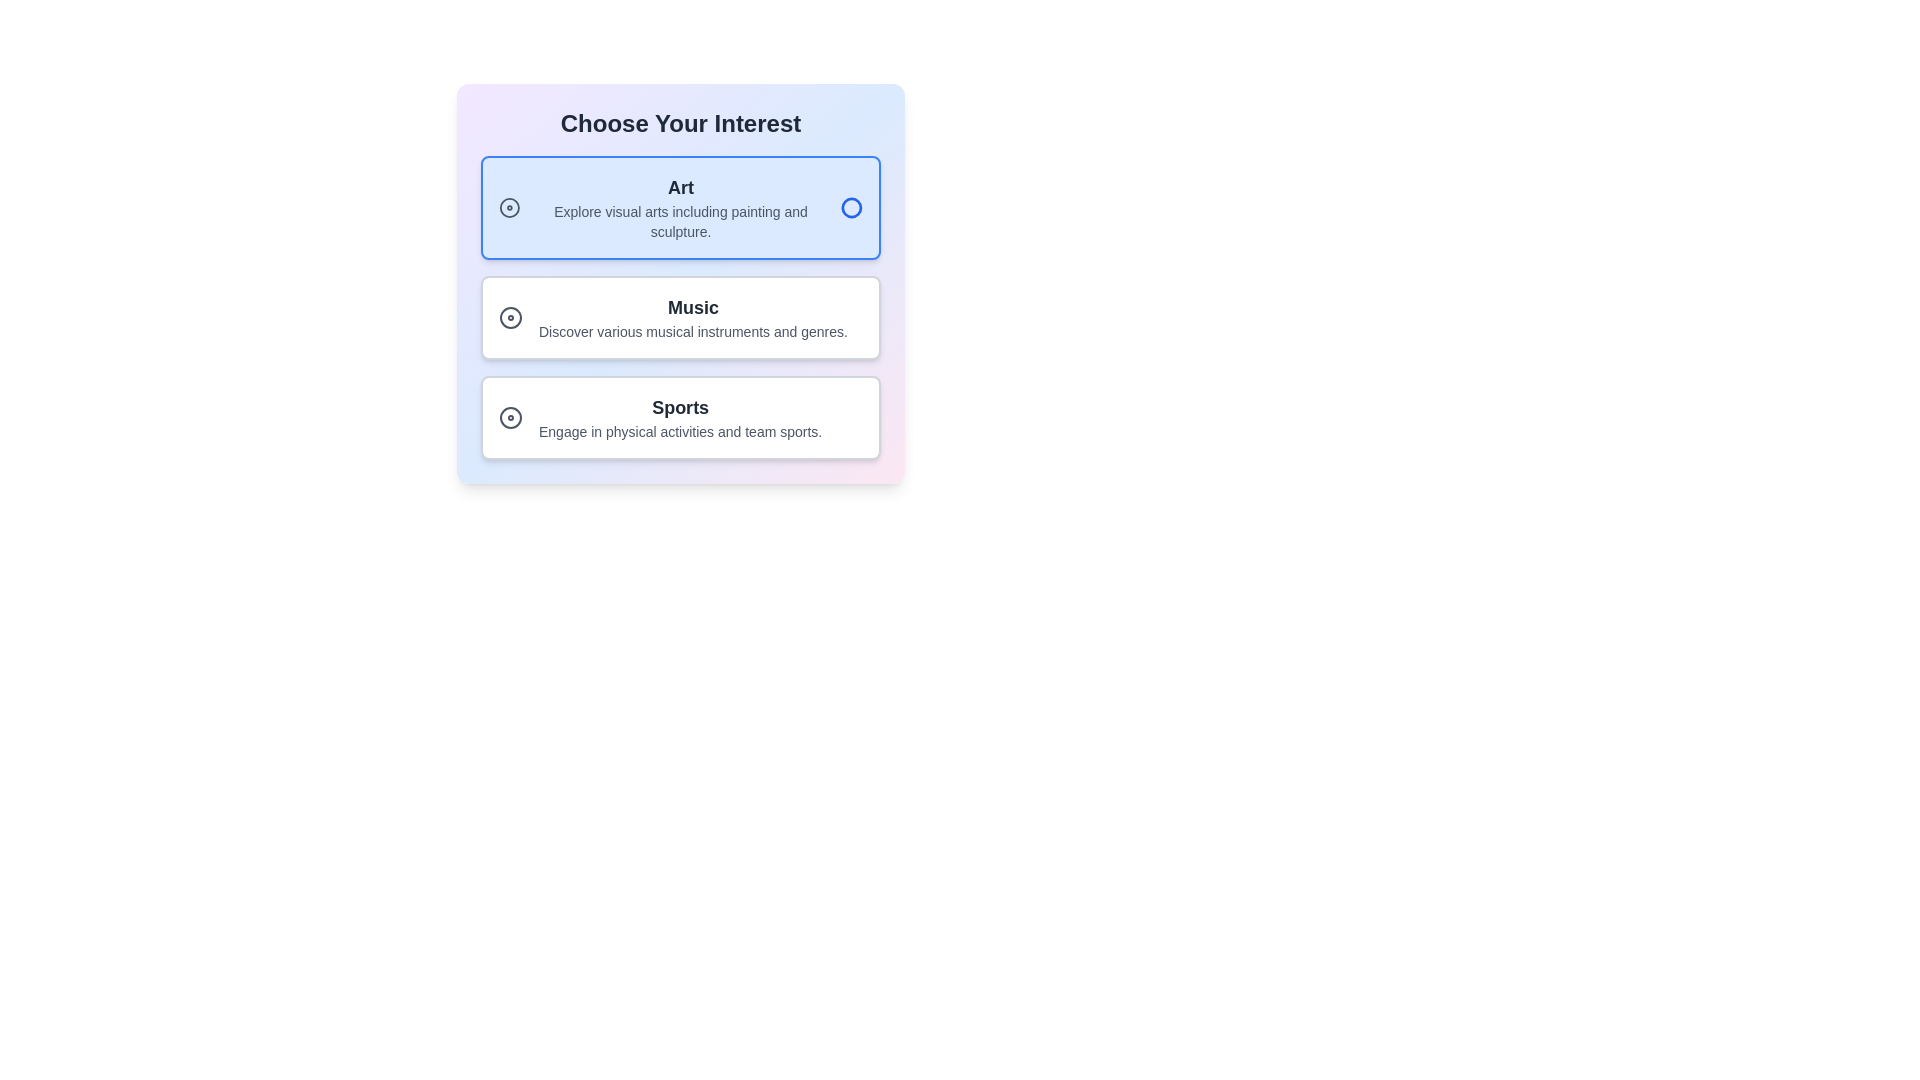  Describe the element at coordinates (510, 416) in the screenshot. I see `the Circle SVG component representing the 'Sports' option in the 'Choose Your Interest' interface` at that location.